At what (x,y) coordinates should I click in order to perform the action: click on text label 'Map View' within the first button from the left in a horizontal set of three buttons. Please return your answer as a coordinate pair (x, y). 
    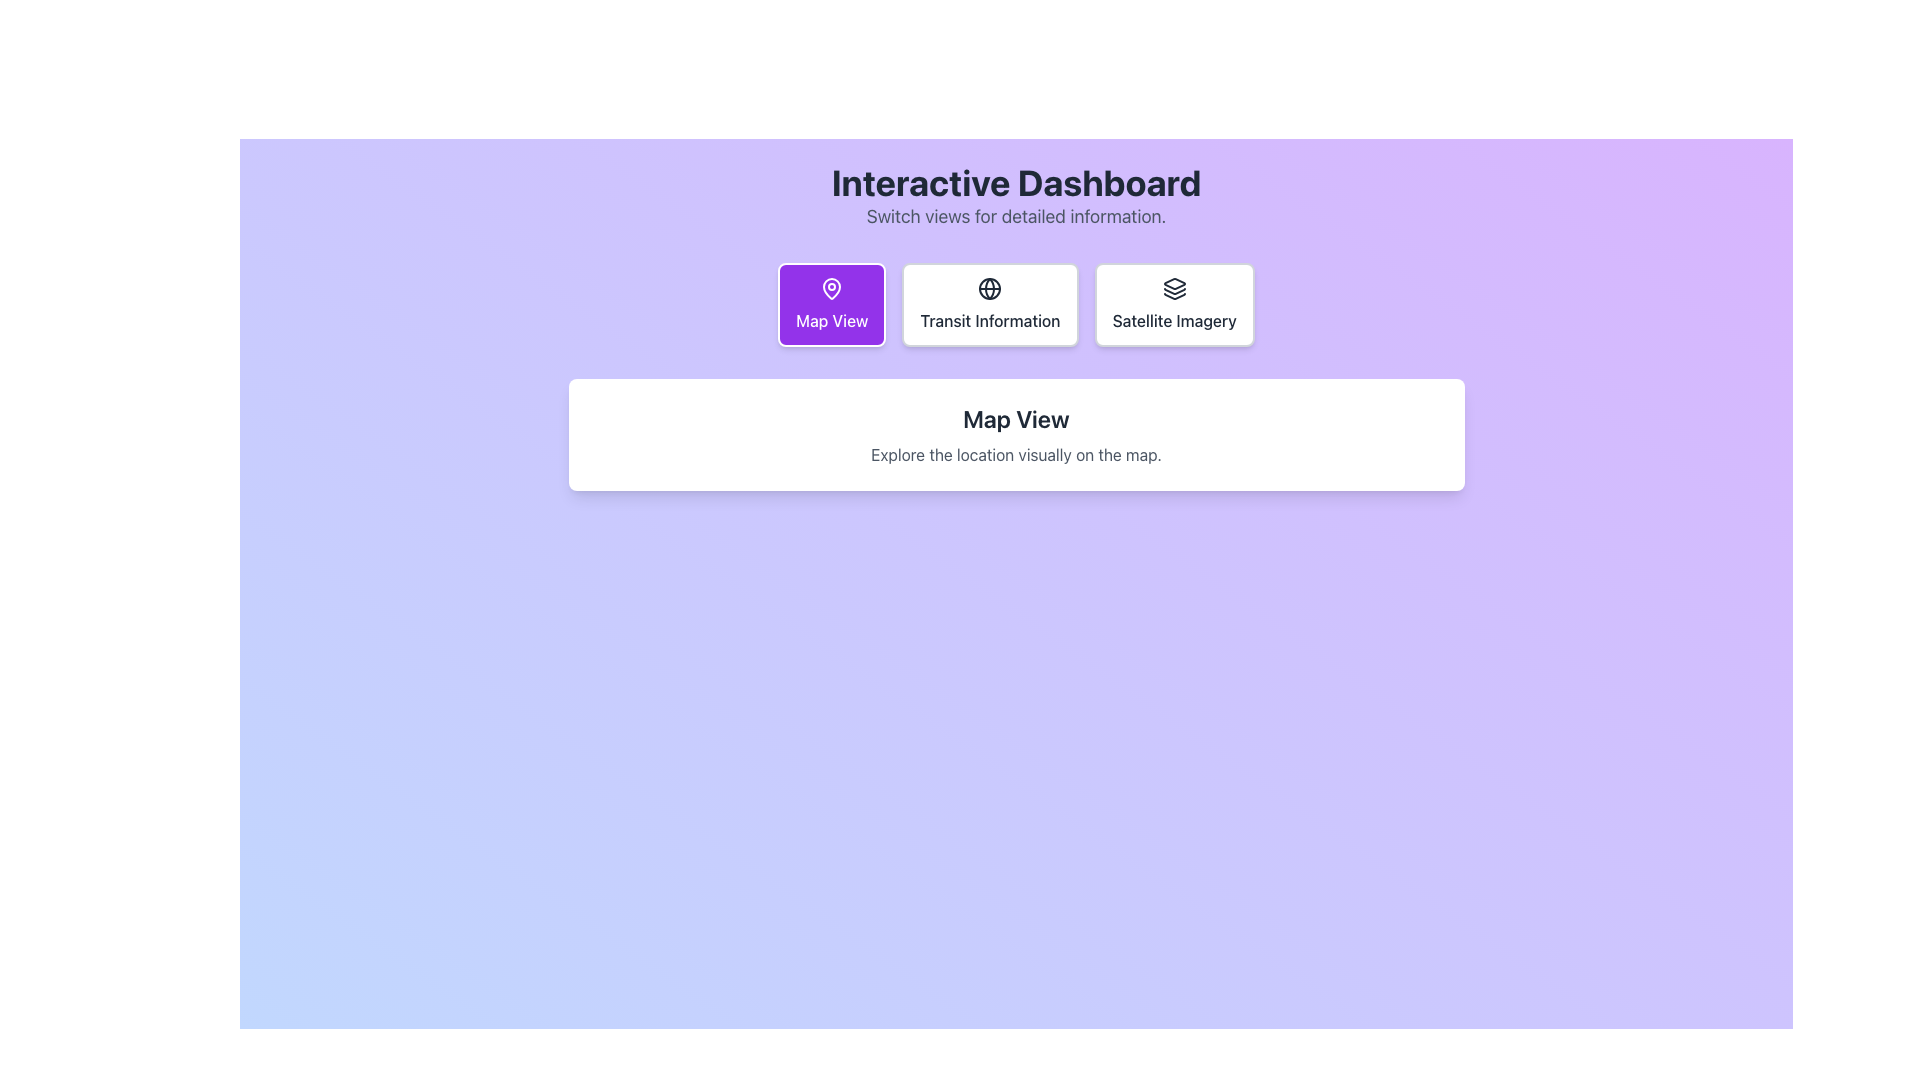
    Looking at the image, I should click on (832, 319).